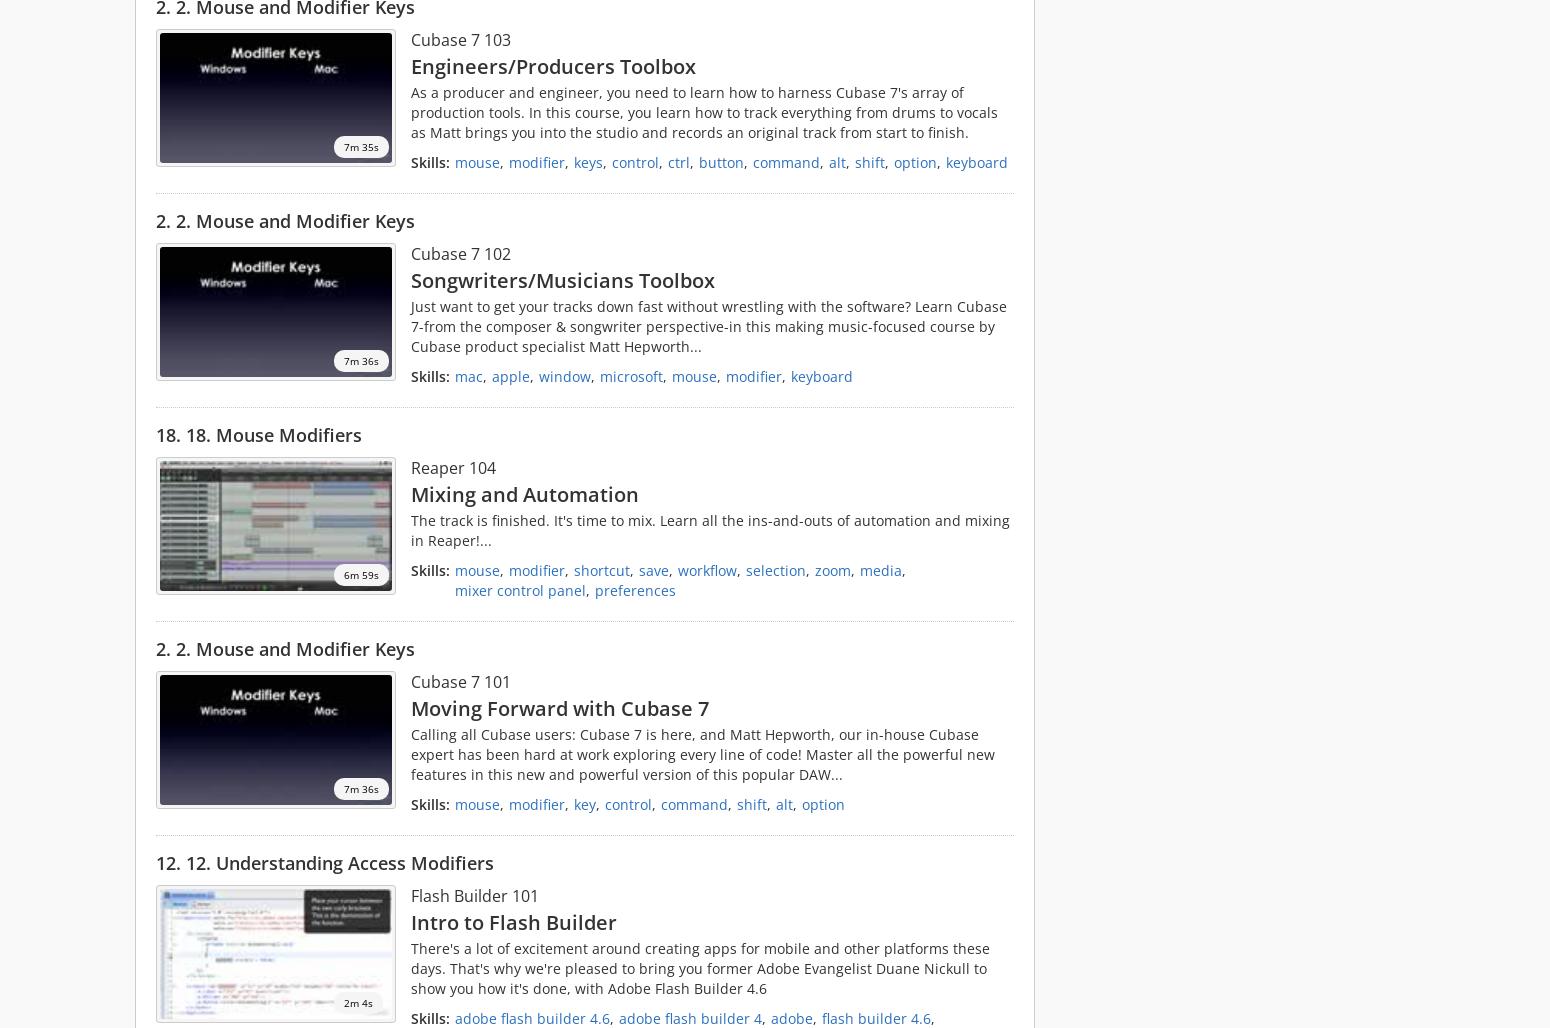 The width and height of the screenshot is (1550, 1028). Describe the element at coordinates (411, 492) in the screenshot. I see `'Mixing and Automation'` at that location.